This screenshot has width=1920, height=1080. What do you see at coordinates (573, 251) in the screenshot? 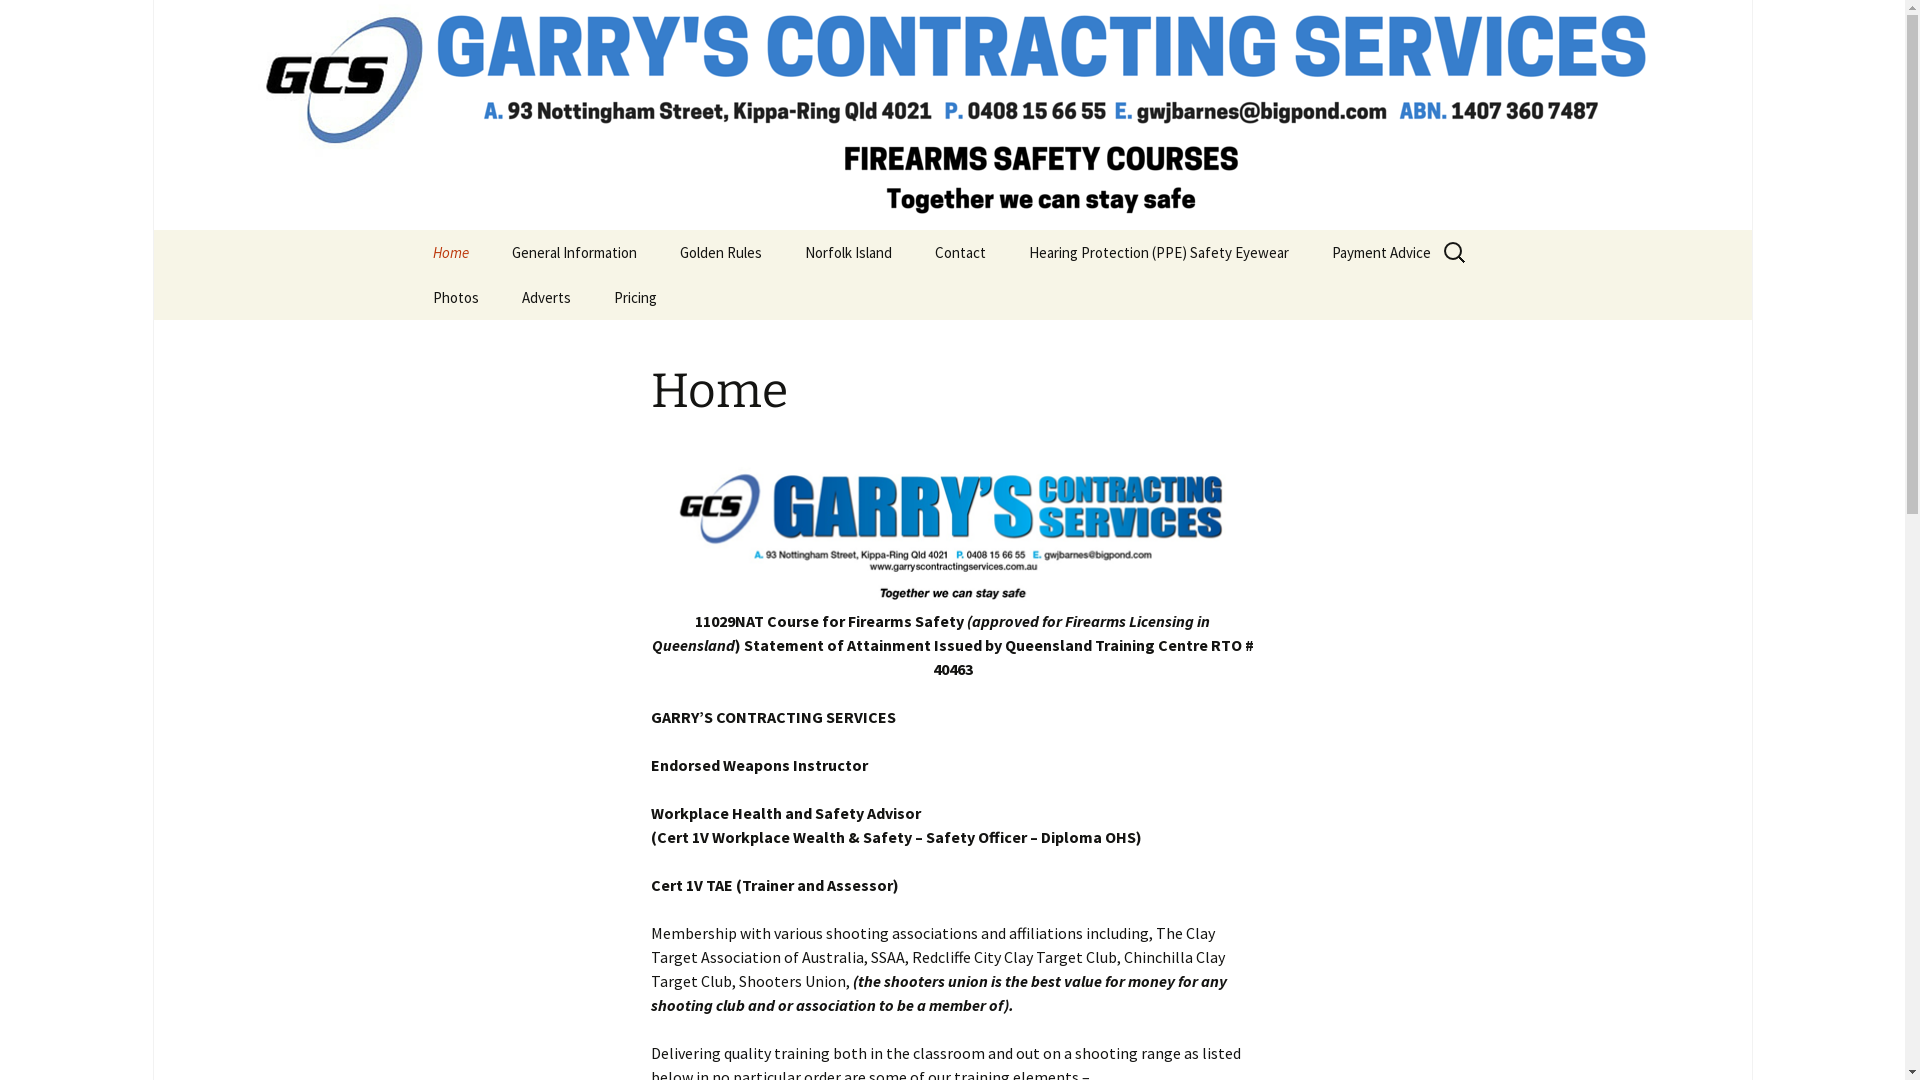
I see `'General Information'` at bounding box center [573, 251].